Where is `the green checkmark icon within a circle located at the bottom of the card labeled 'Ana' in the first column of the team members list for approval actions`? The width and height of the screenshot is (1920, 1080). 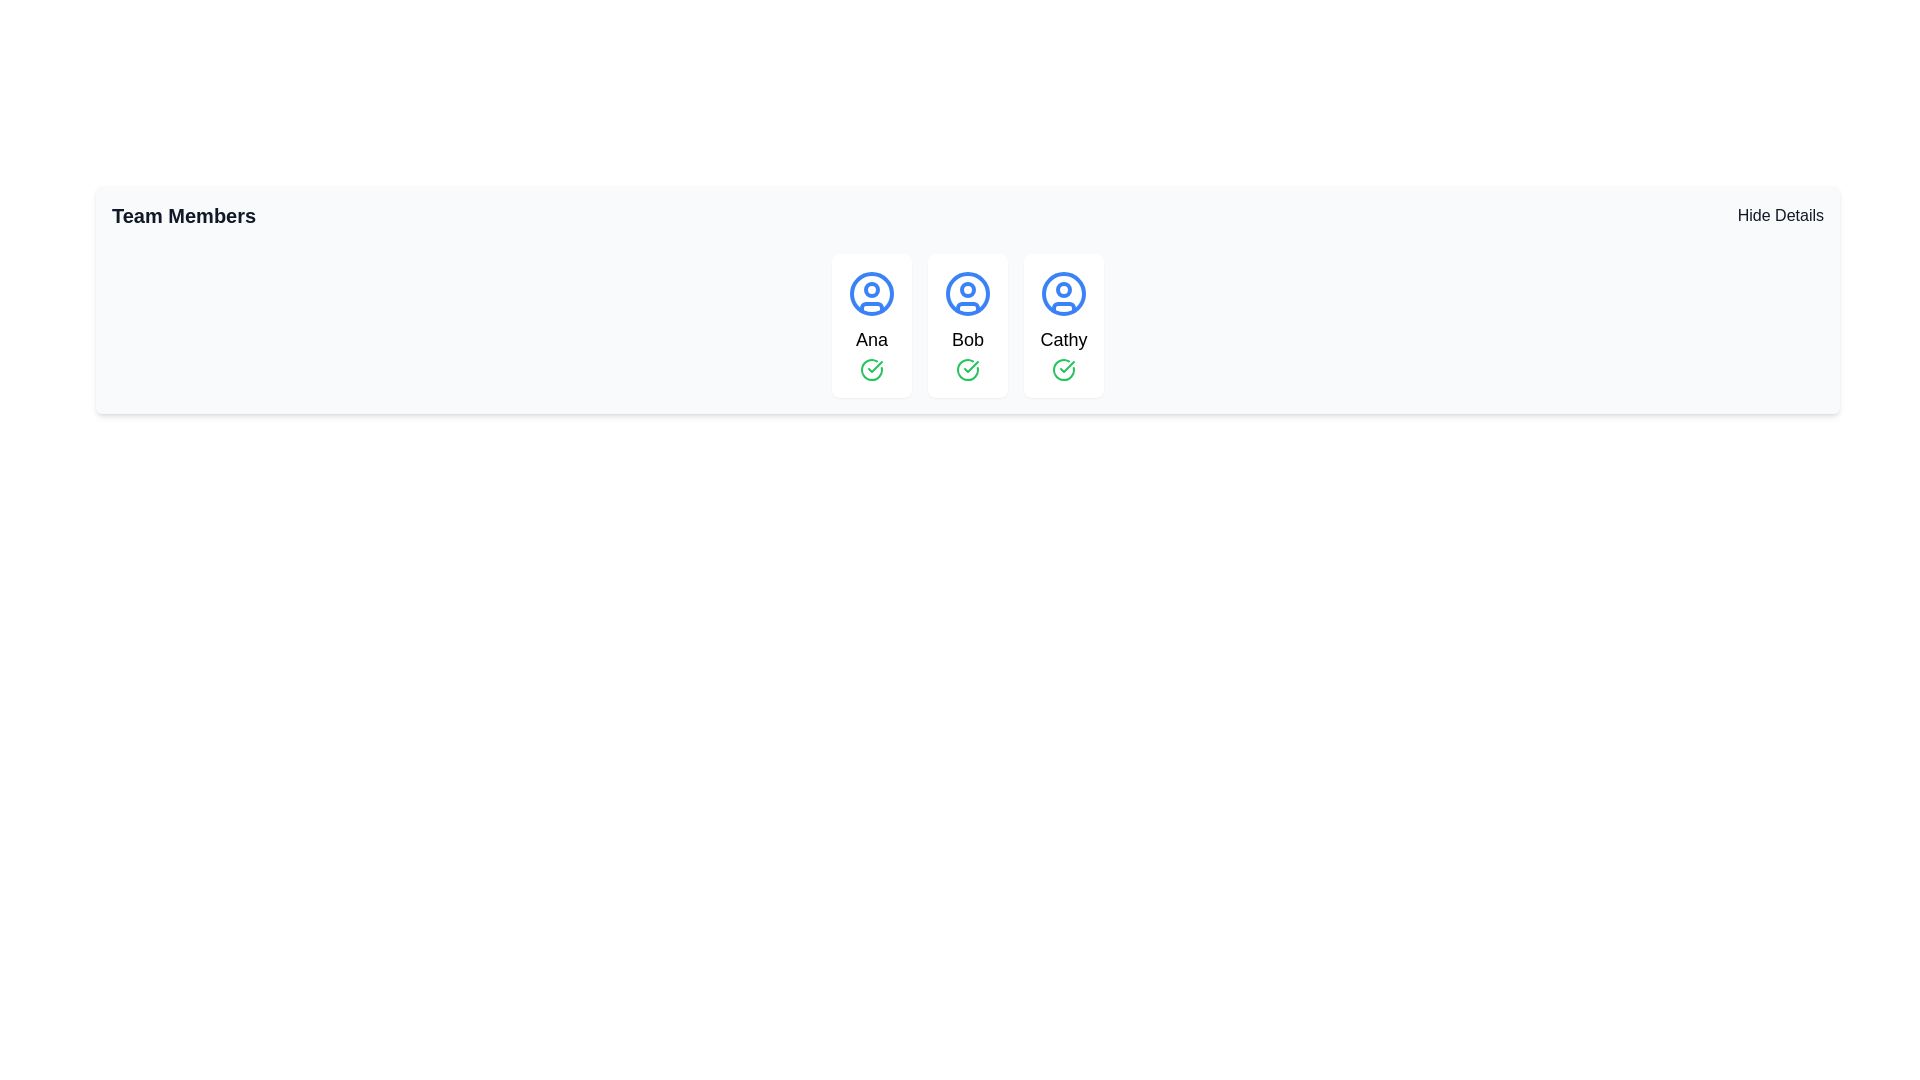 the green checkmark icon within a circle located at the bottom of the card labeled 'Ana' in the first column of the team members list for approval actions is located at coordinates (872, 370).